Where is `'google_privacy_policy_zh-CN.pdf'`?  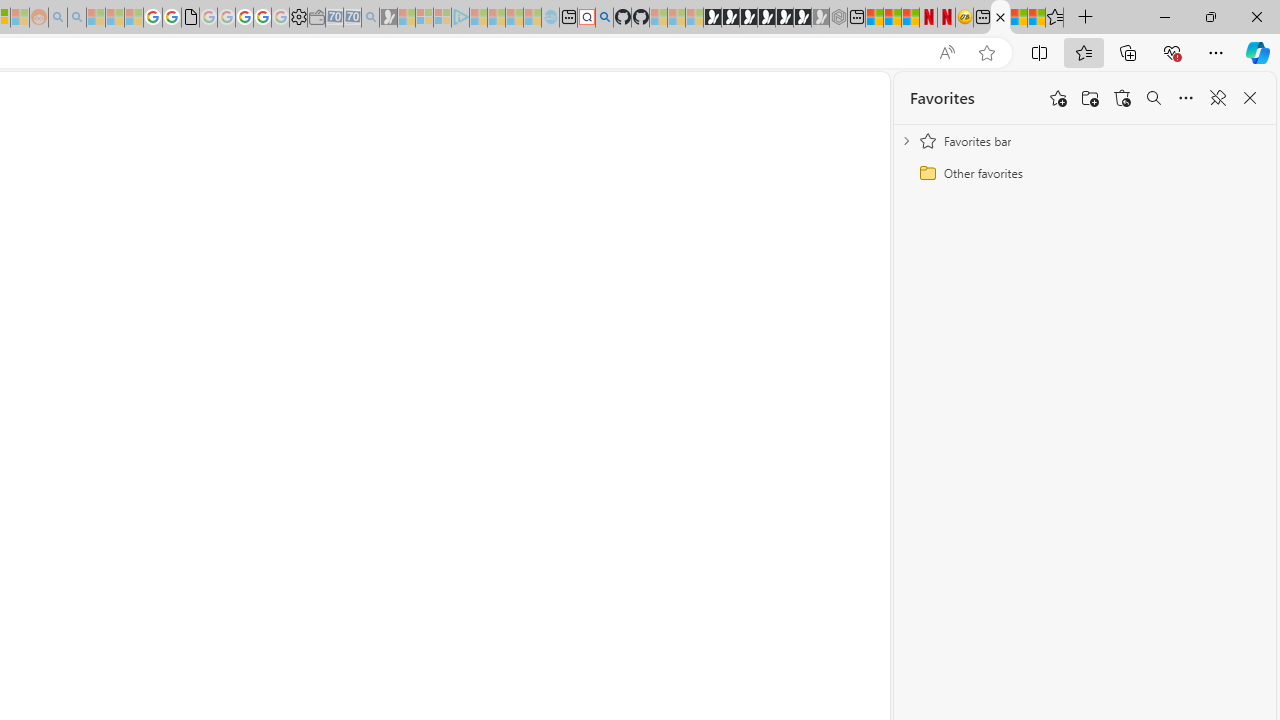 'google_privacy_policy_zh-CN.pdf' is located at coordinates (190, 17).